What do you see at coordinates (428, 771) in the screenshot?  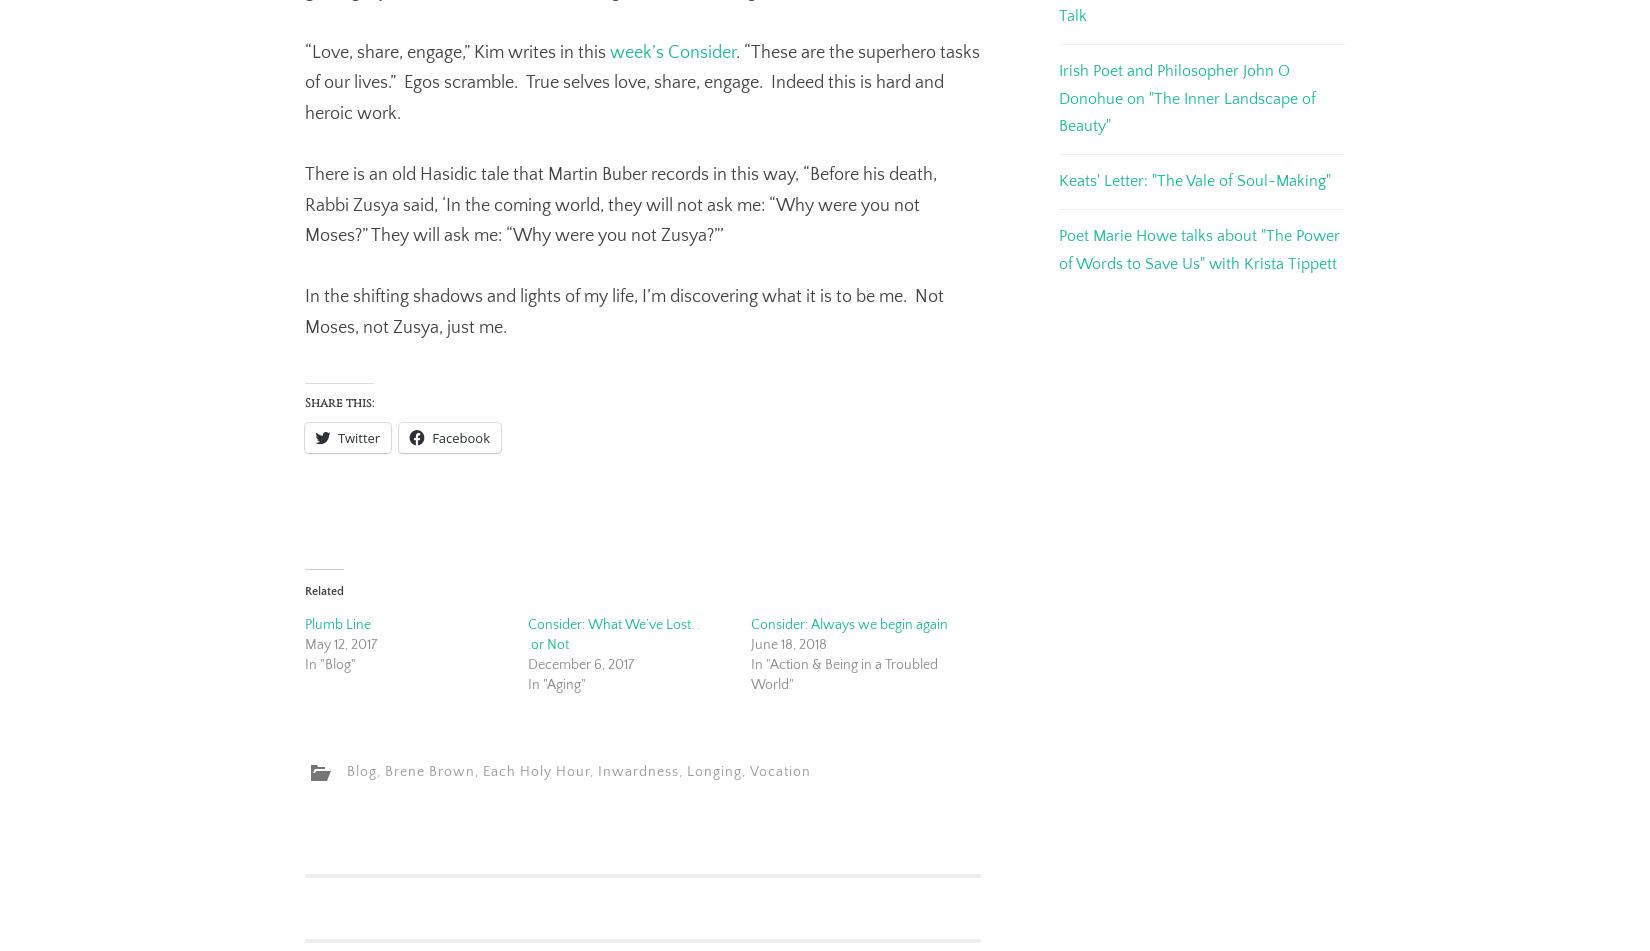 I see `'Brene Brown'` at bounding box center [428, 771].